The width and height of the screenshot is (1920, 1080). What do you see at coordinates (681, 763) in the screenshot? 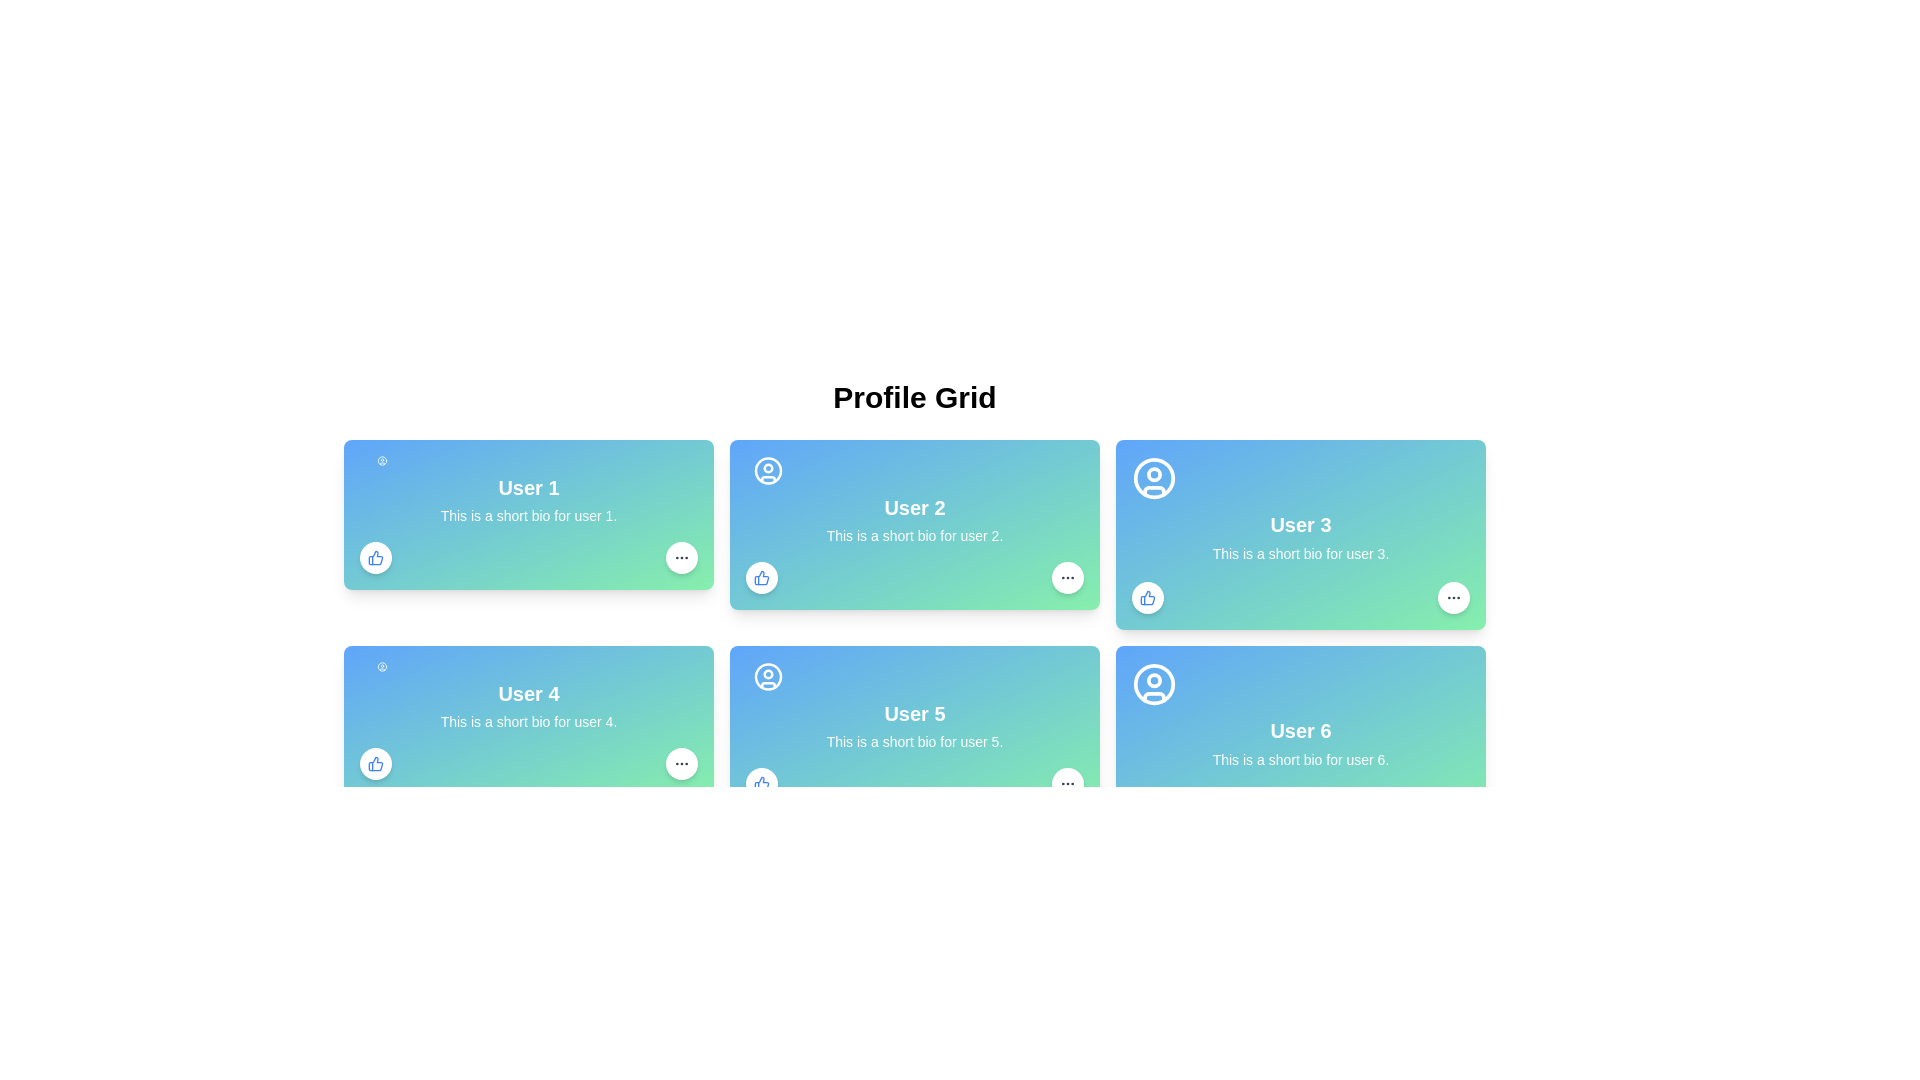
I see `the circular button with a white background and three black dots, located in the bottom-right corner of the 'User 4' card` at bounding box center [681, 763].